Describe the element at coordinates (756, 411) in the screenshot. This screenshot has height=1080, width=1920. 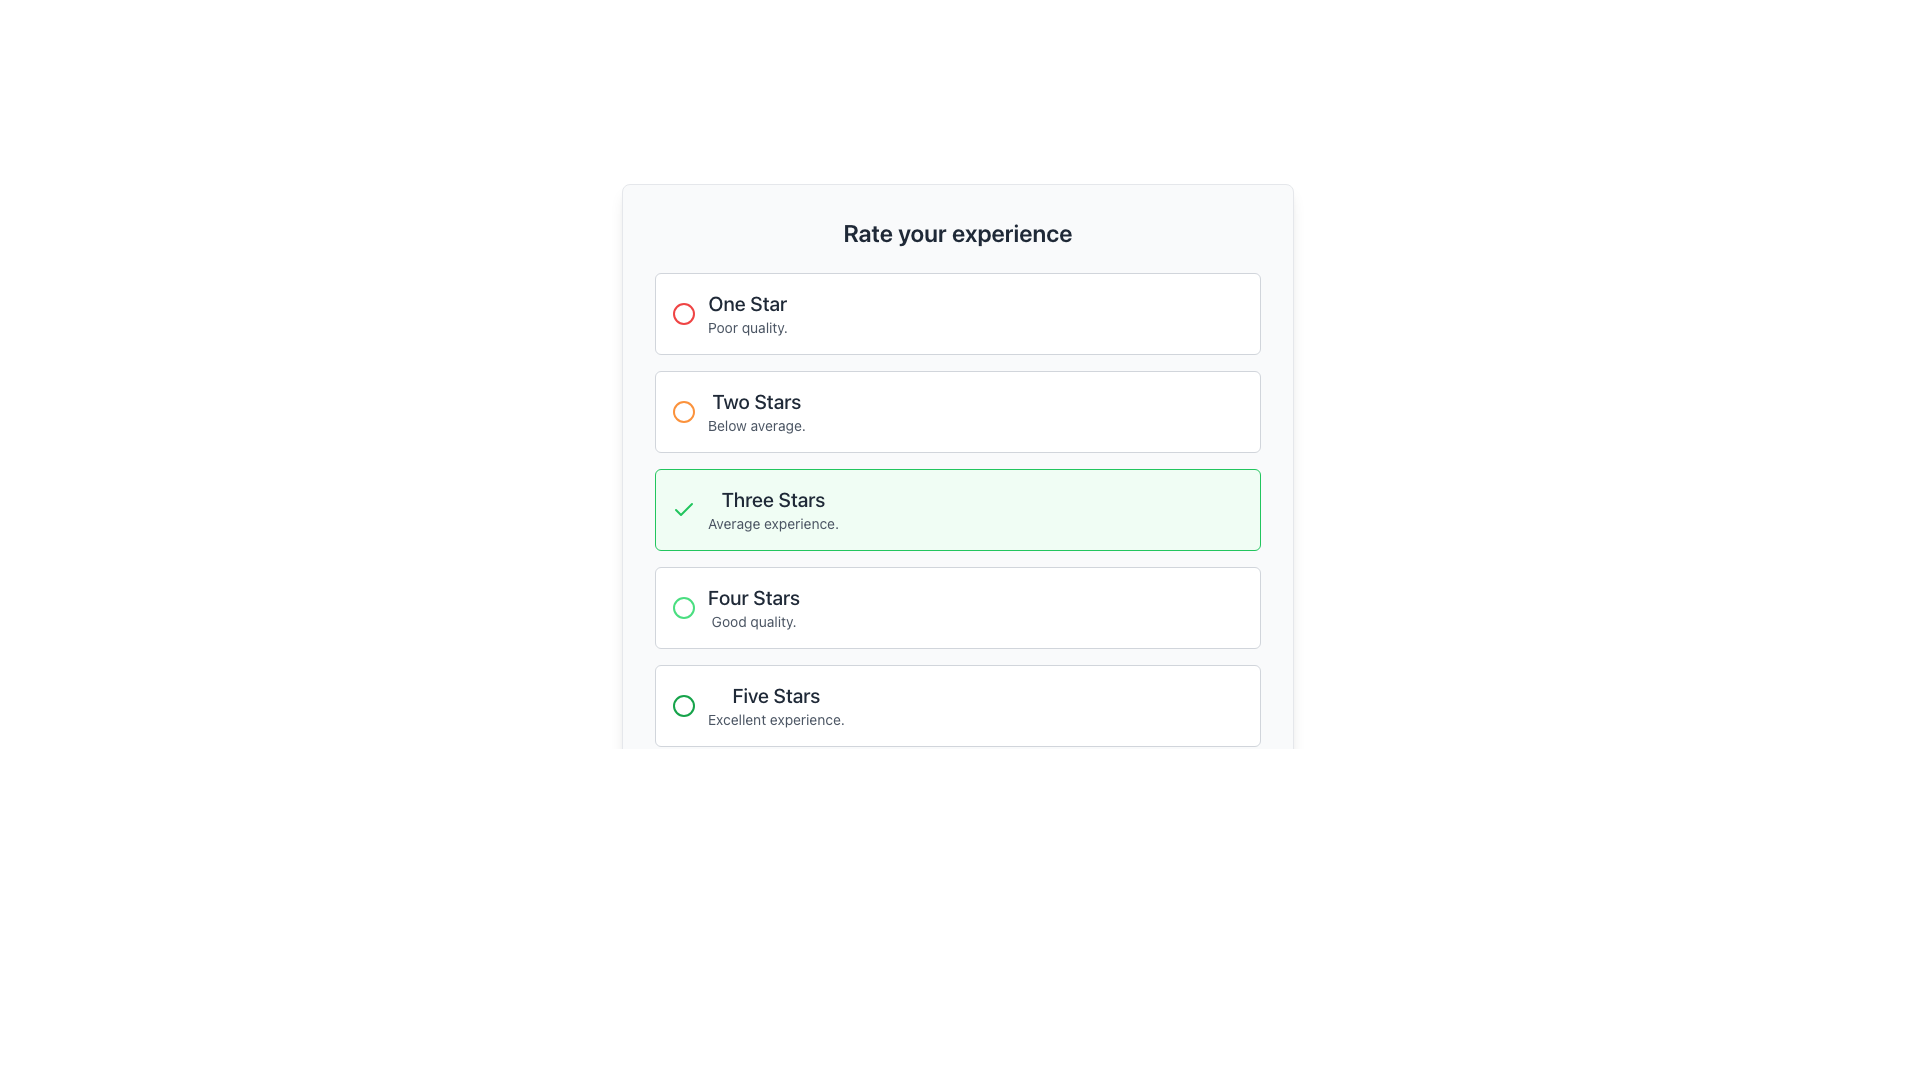
I see `label of the Text Block that conveys a rating option of 'Below average' with two stars, located in the second position of a vertical list of five options` at that location.